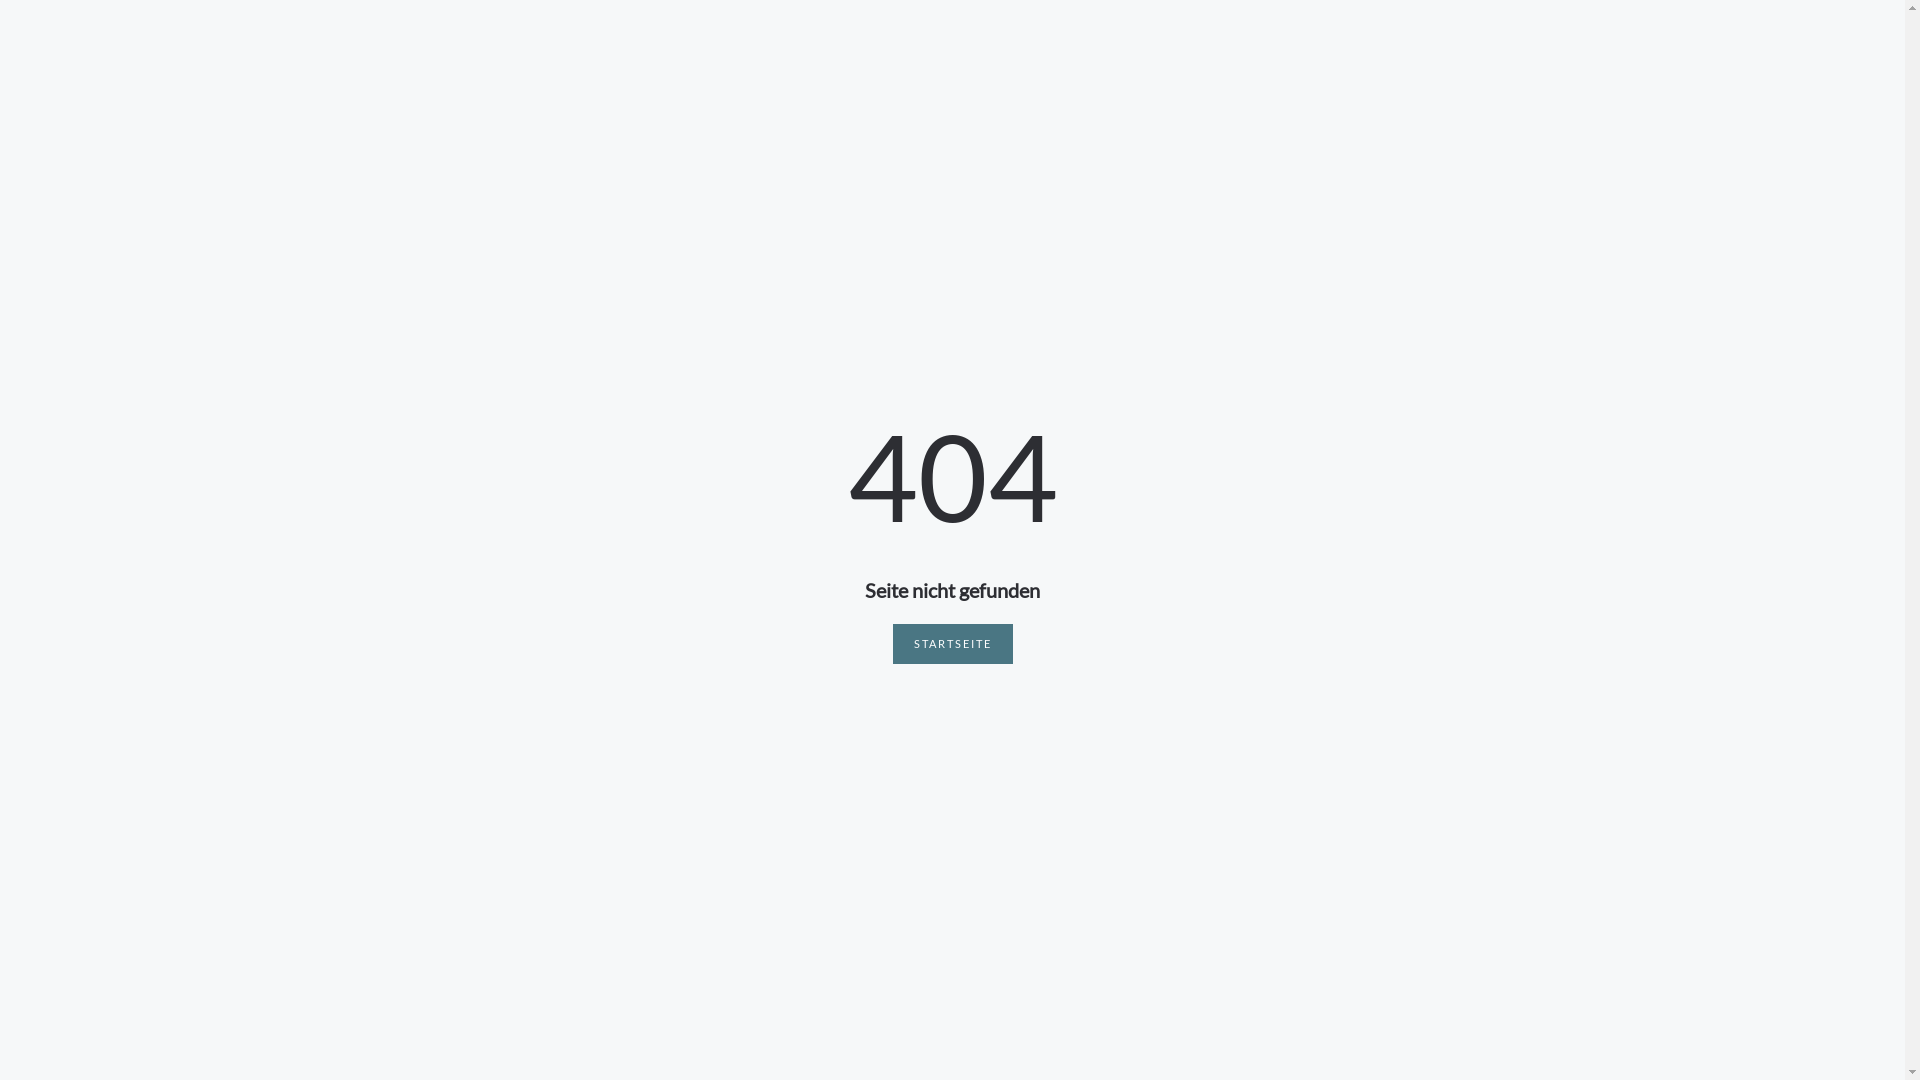 The width and height of the screenshot is (1920, 1080). I want to click on 'STARTSEITE', so click(950, 644).